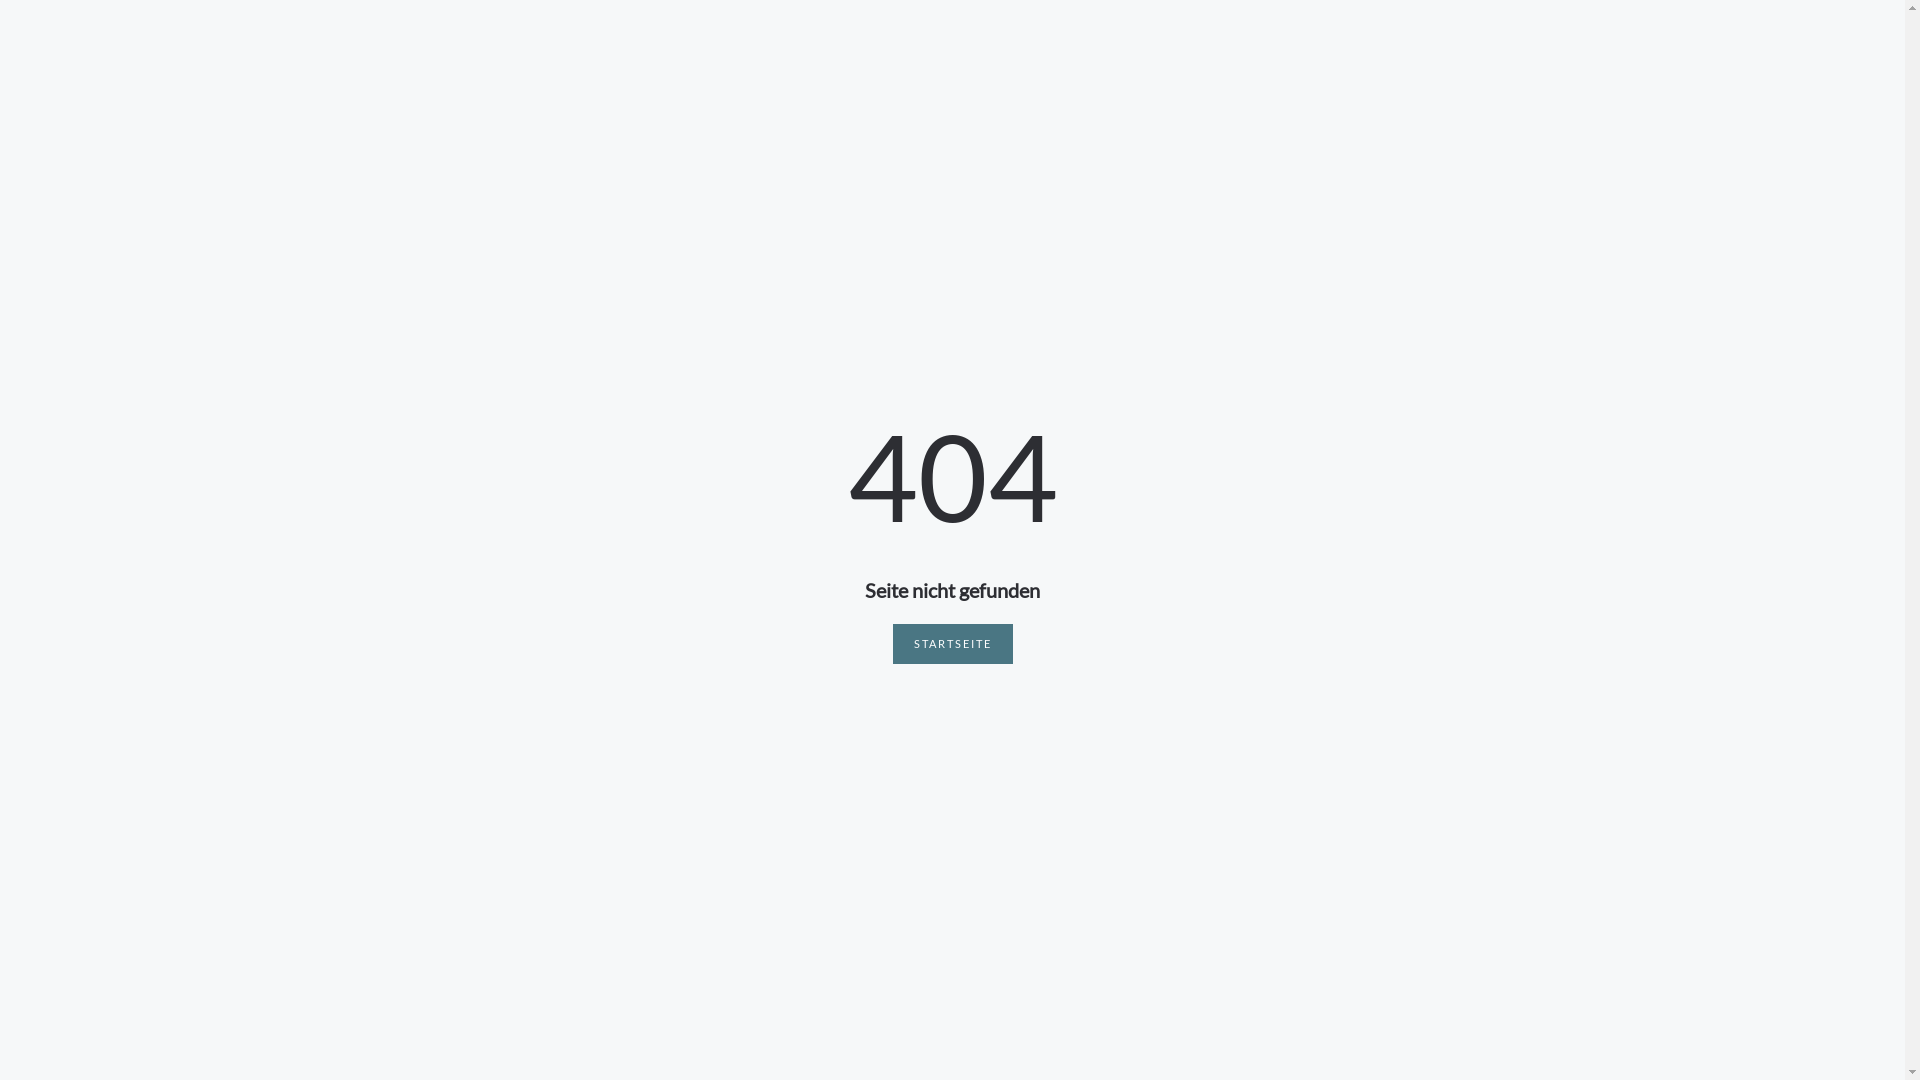 The width and height of the screenshot is (1920, 1080). I want to click on 'STARTSEITE', so click(950, 644).